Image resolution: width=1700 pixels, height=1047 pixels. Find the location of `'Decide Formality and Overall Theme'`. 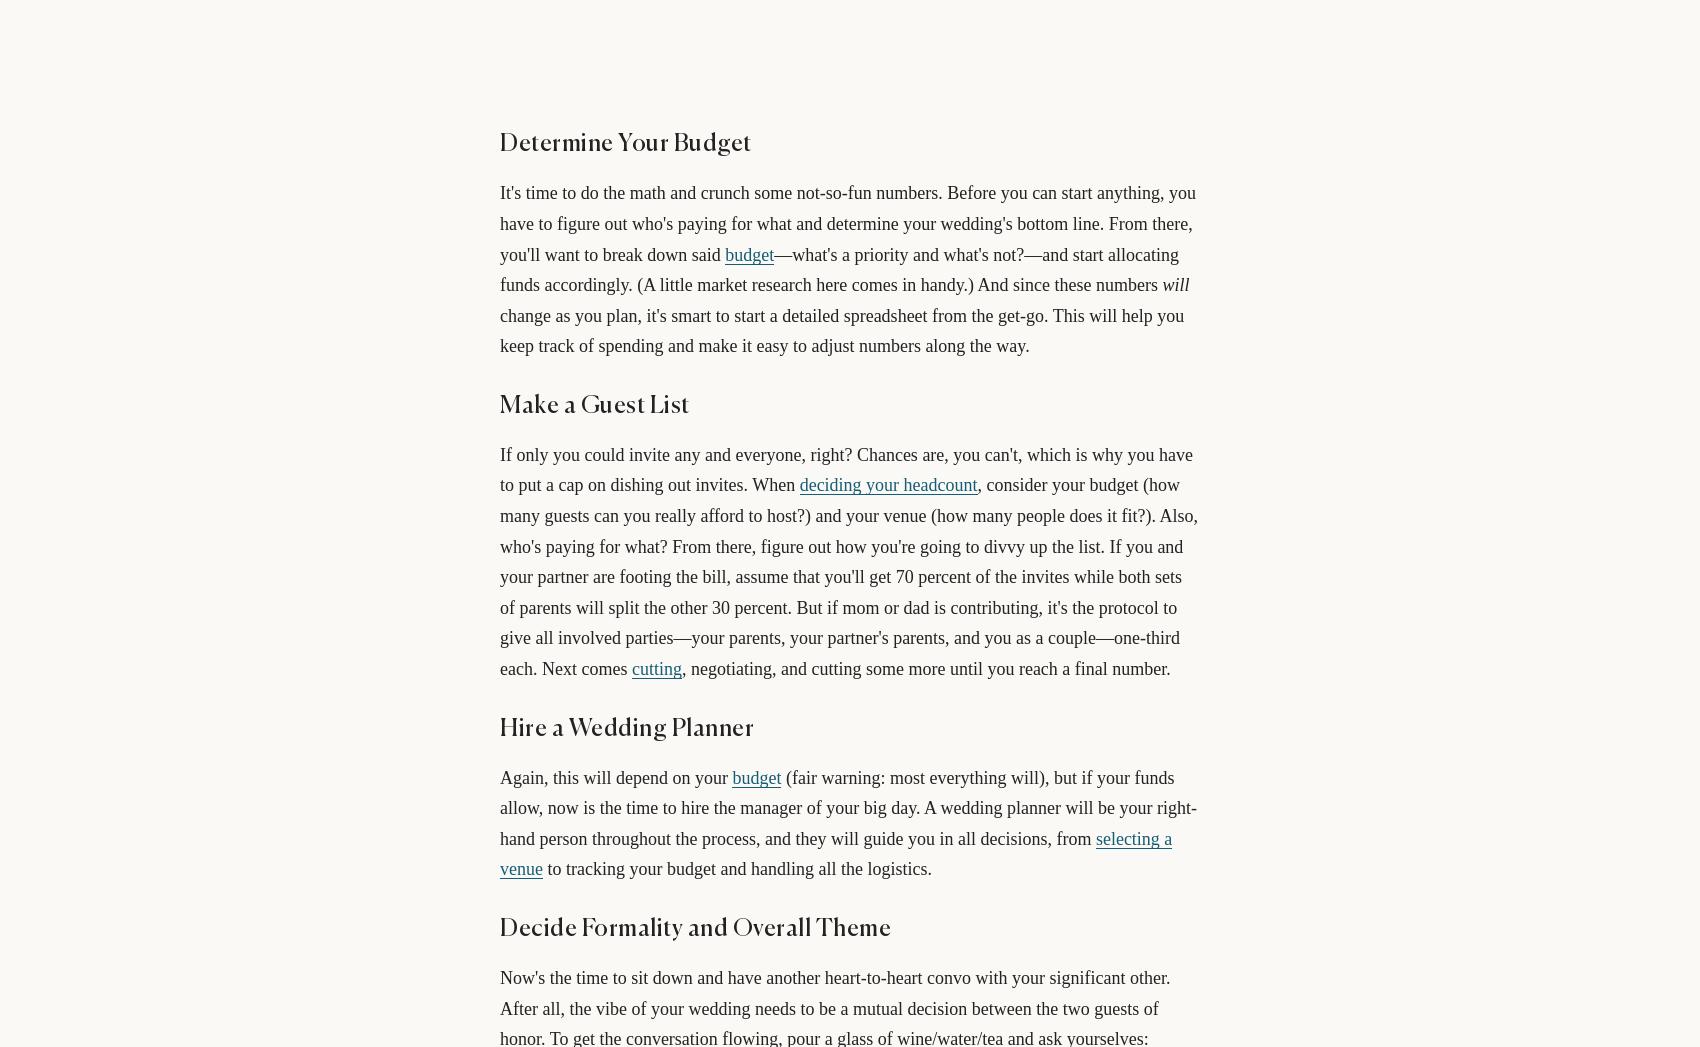

'Decide Formality and Overall Theme' is located at coordinates (695, 929).